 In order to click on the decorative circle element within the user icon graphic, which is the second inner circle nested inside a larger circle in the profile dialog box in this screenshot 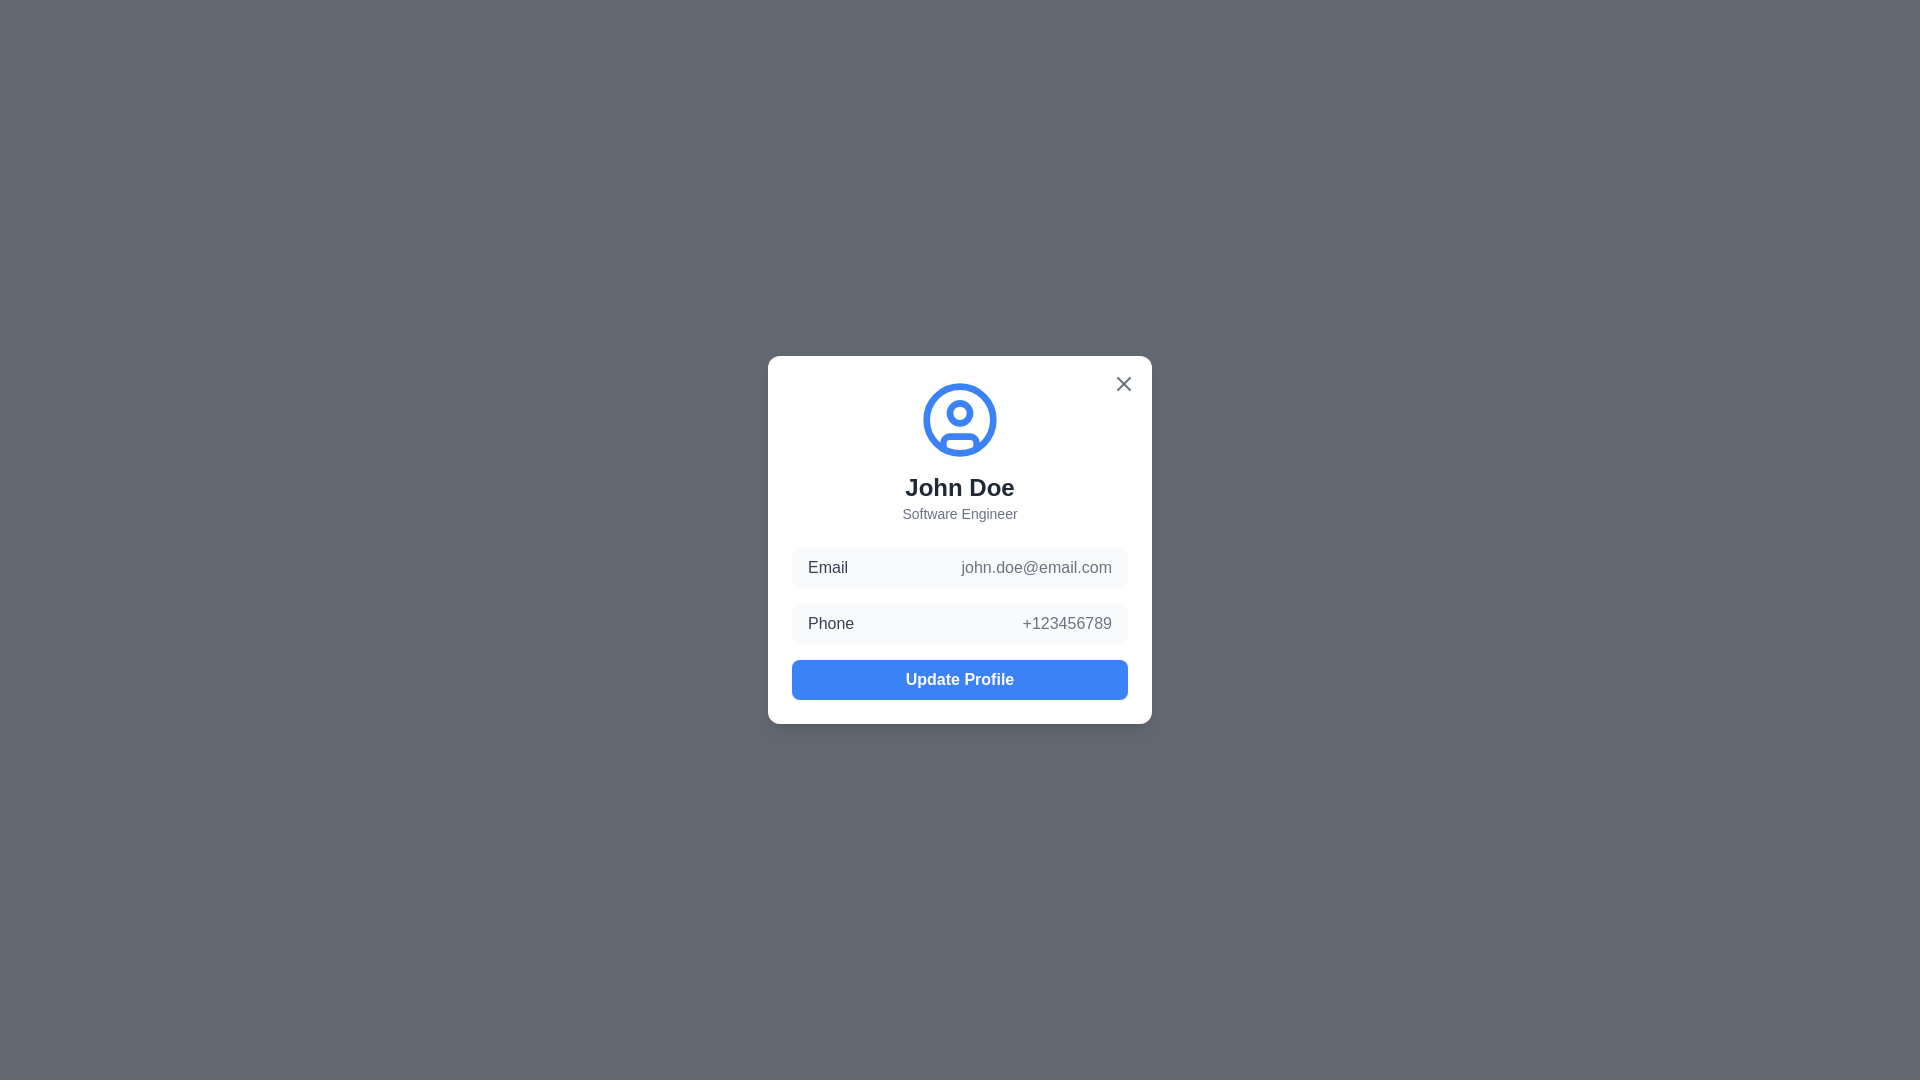, I will do `click(960, 411)`.